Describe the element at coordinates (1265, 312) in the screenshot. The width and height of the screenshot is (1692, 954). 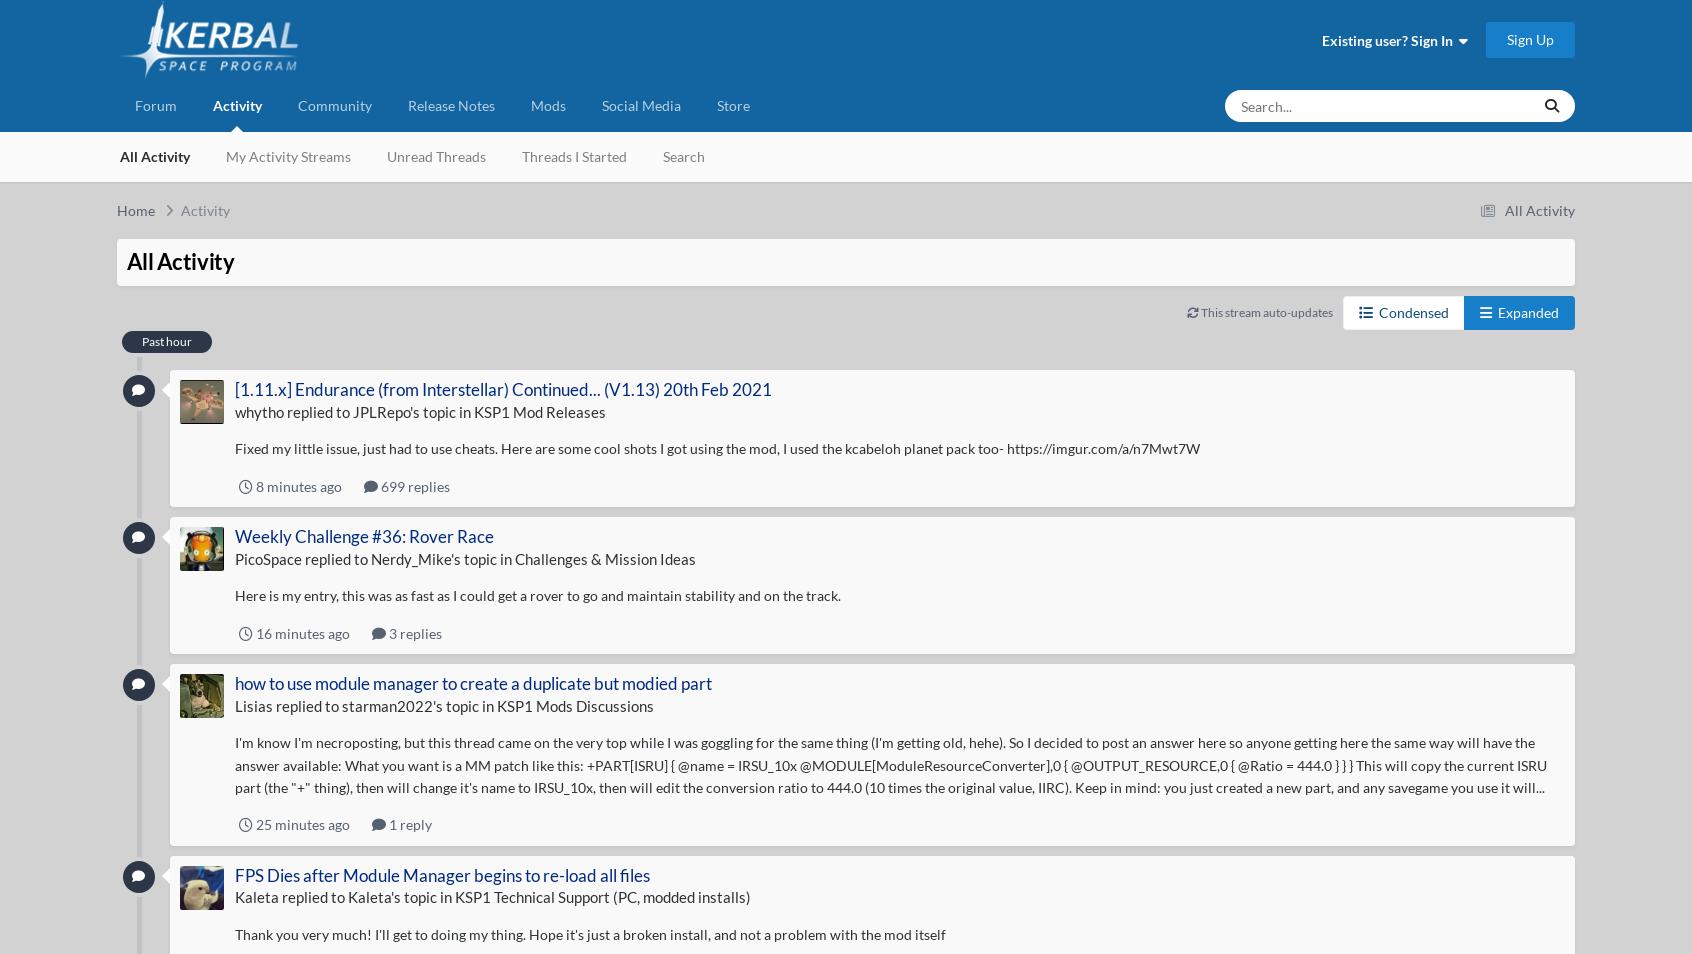
I see `'This stream auto-updates'` at that location.